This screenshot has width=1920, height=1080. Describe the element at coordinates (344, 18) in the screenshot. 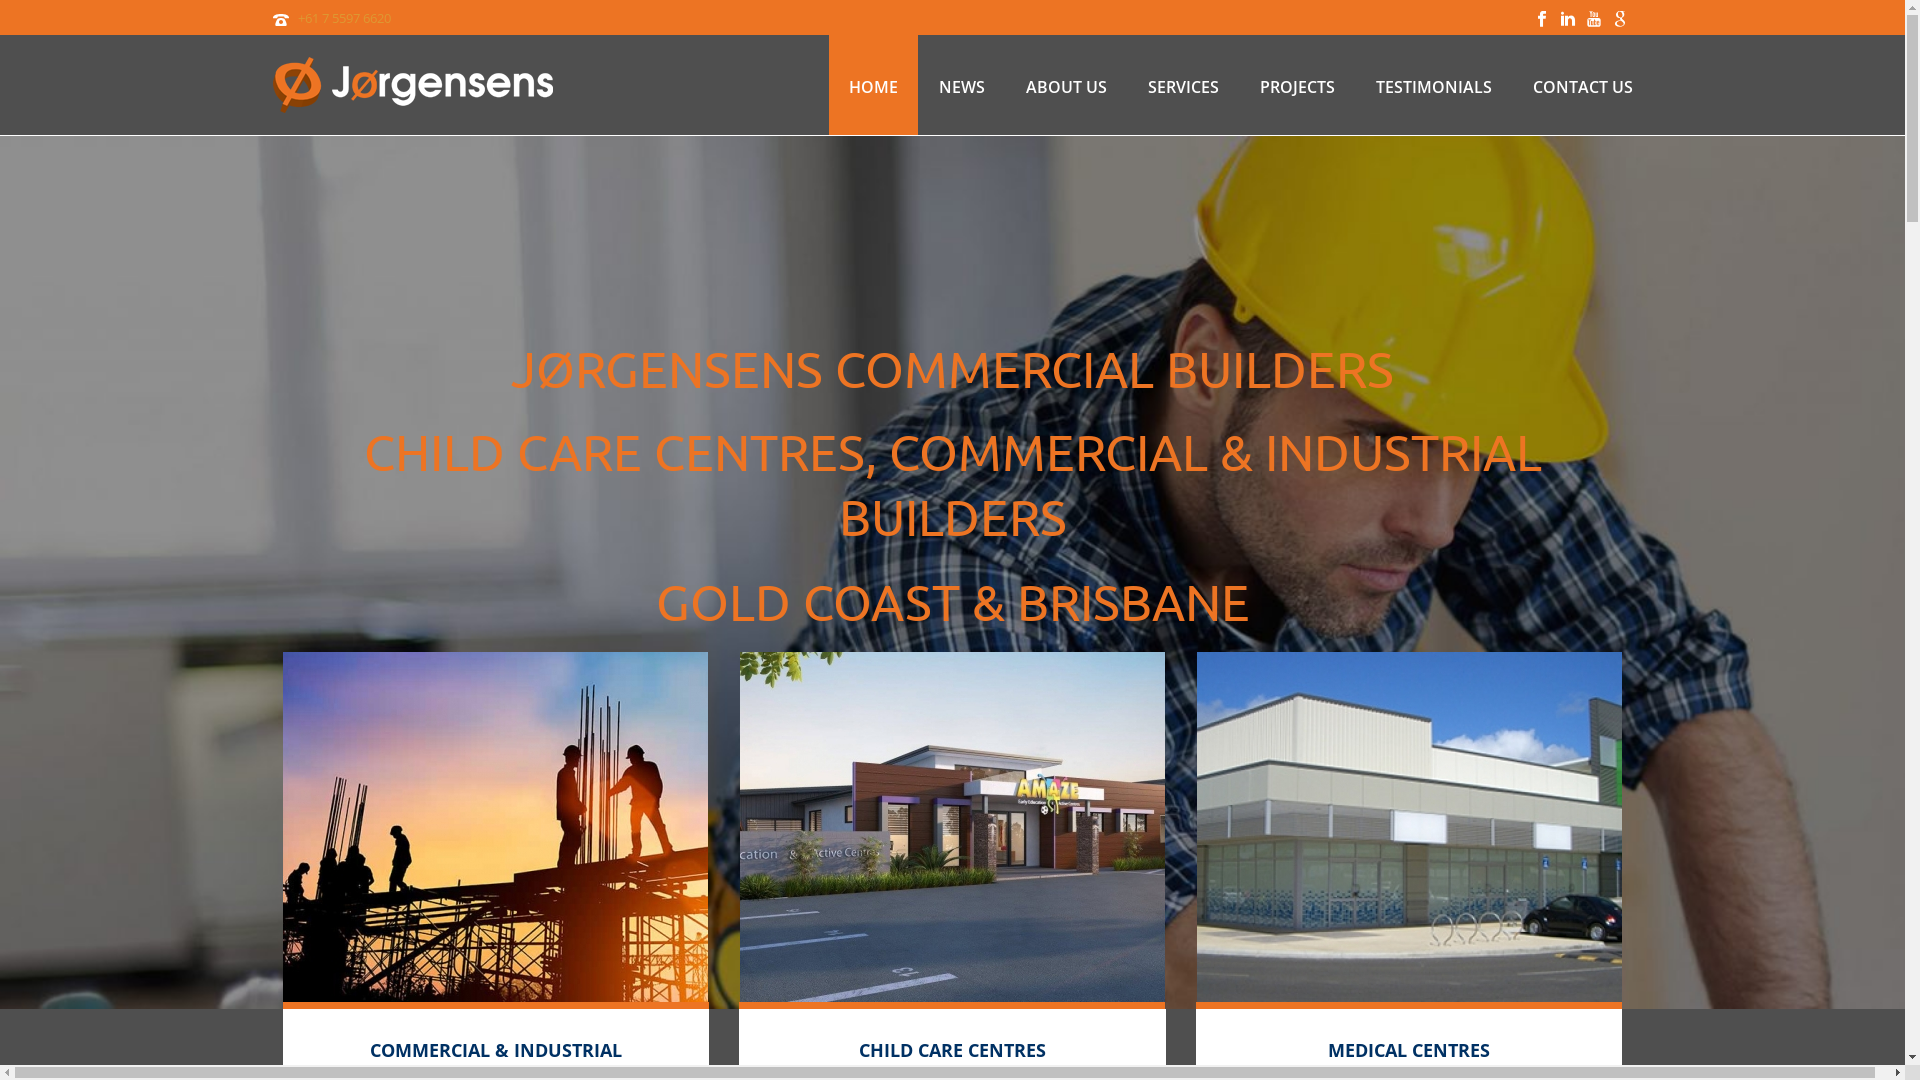

I see `'+61 7 5597 6620'` at that location.